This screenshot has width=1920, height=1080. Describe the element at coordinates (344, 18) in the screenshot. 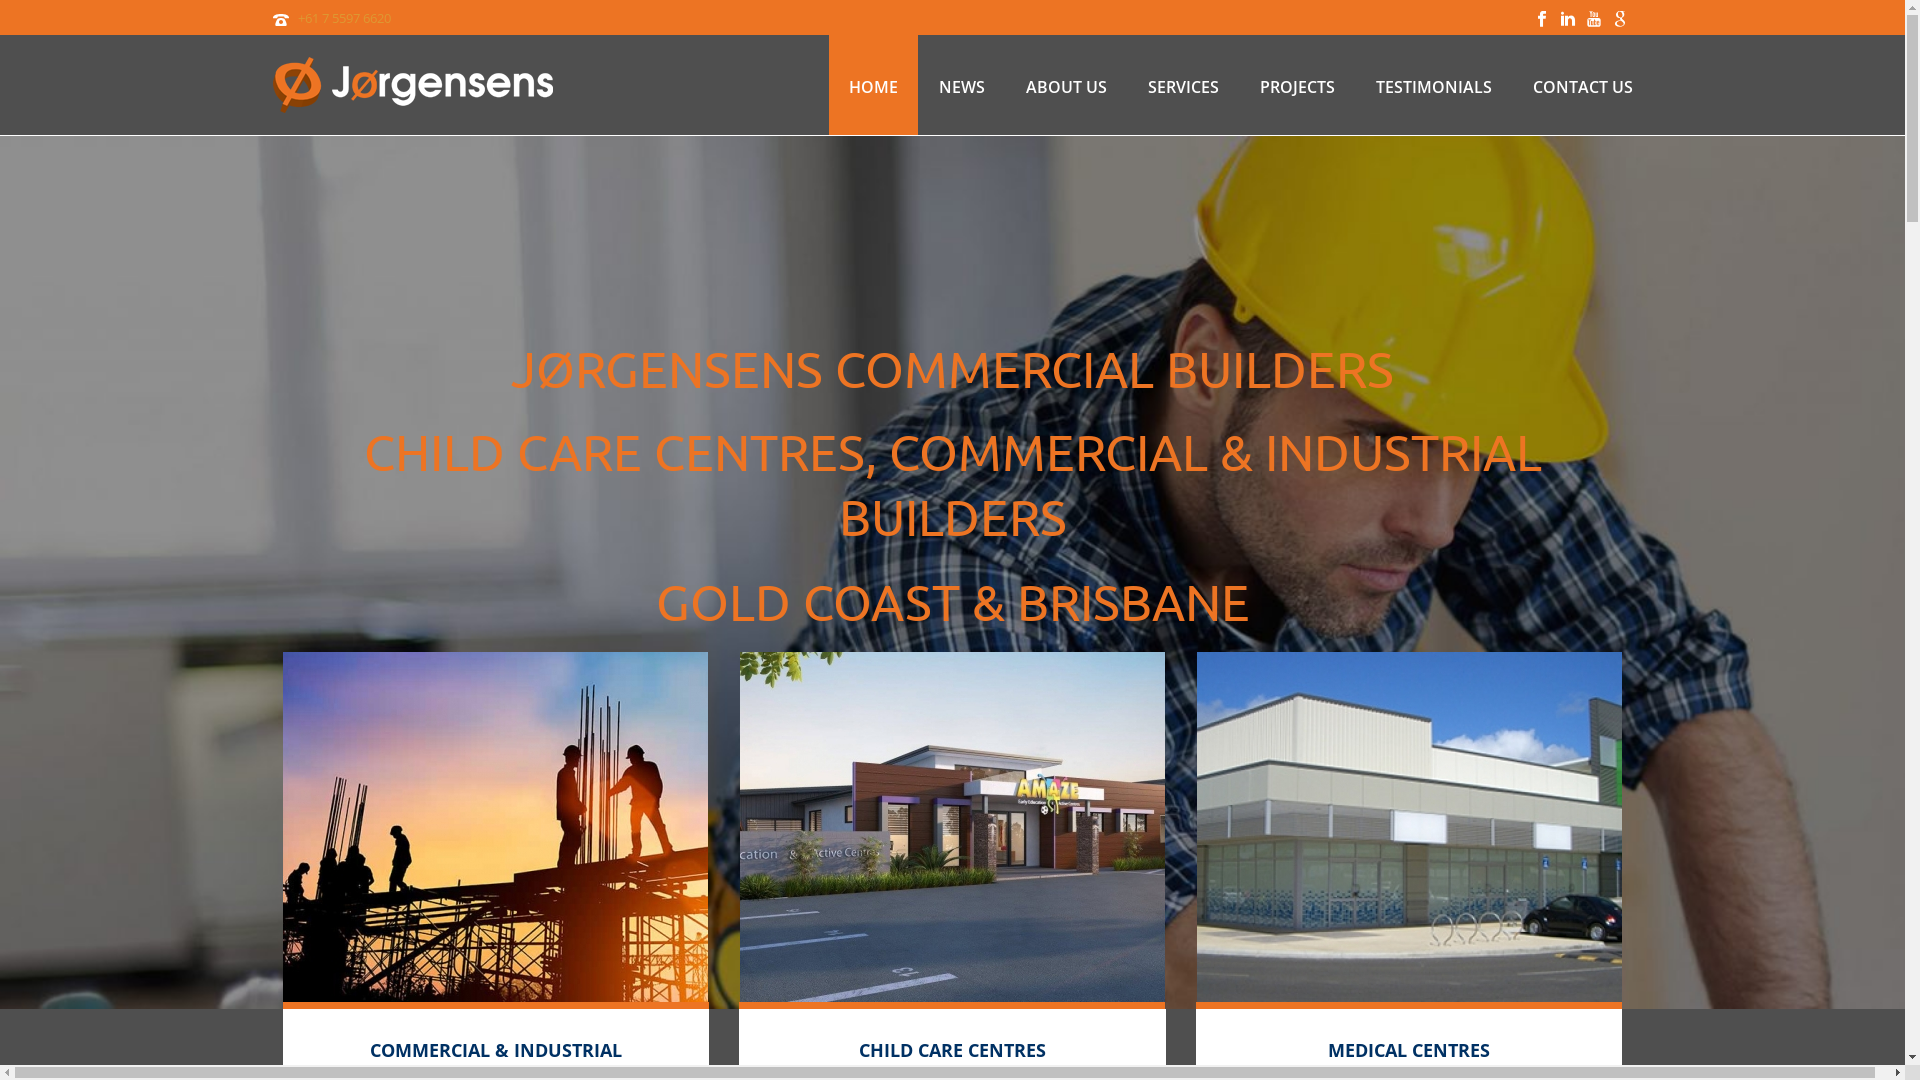

I see `'+61 7 5597 6620'` at that location.